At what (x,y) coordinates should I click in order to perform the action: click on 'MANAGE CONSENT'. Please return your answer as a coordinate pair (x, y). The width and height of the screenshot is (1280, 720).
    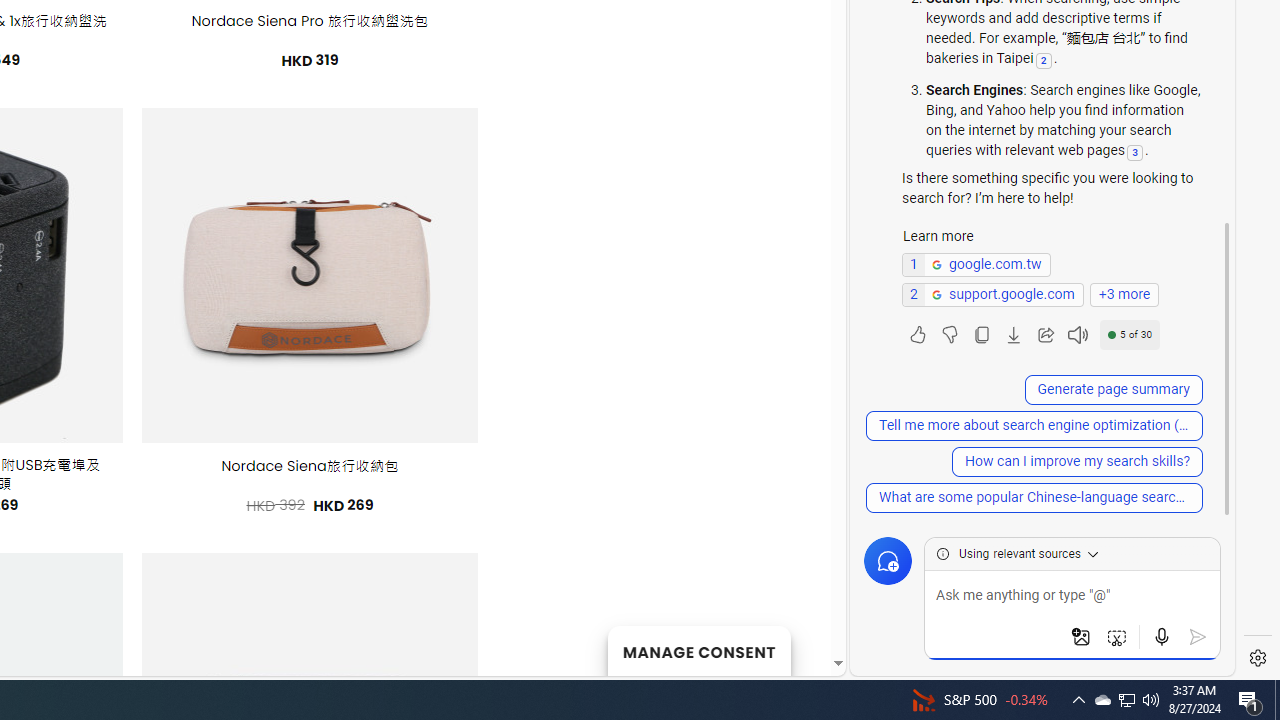
    Looking at the image, I should click on (698, 650).